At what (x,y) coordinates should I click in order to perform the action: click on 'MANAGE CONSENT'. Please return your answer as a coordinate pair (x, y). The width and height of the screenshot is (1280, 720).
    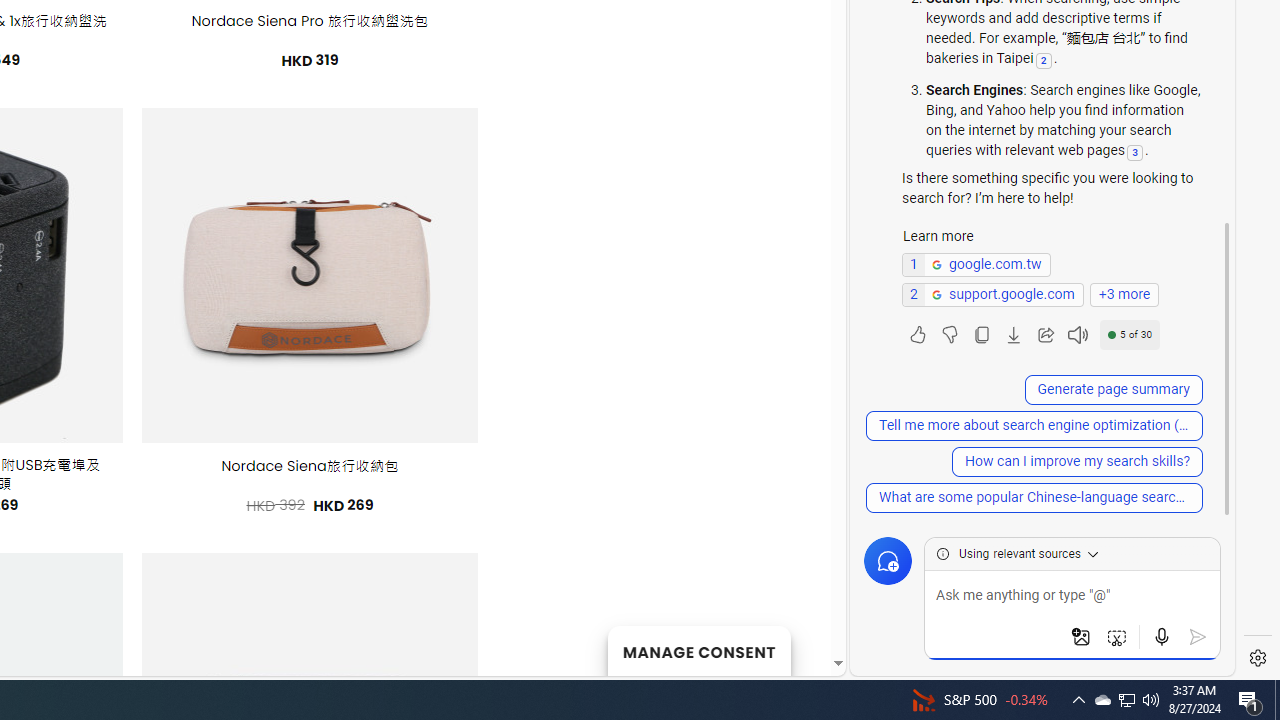
    Looking at the image, I should click on (698, 650).